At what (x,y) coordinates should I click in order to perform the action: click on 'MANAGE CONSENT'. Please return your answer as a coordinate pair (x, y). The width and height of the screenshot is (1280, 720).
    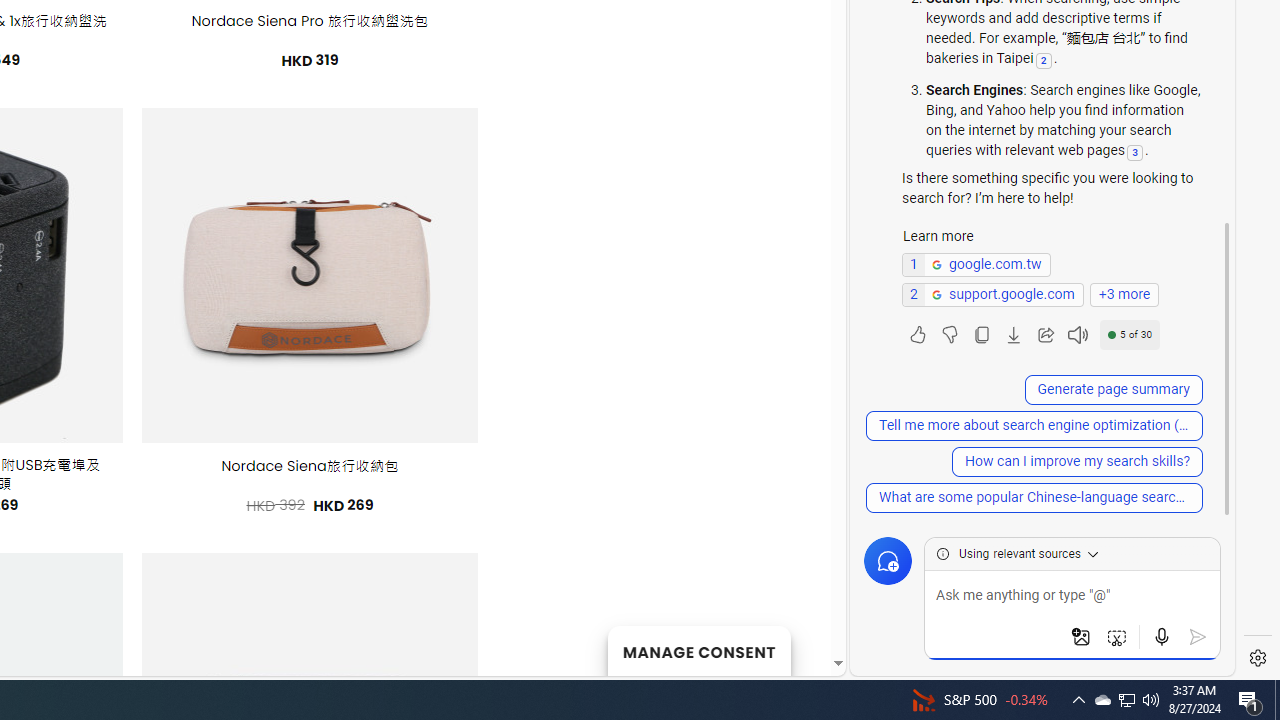
    Looking at the image, I should click on (698, 650).